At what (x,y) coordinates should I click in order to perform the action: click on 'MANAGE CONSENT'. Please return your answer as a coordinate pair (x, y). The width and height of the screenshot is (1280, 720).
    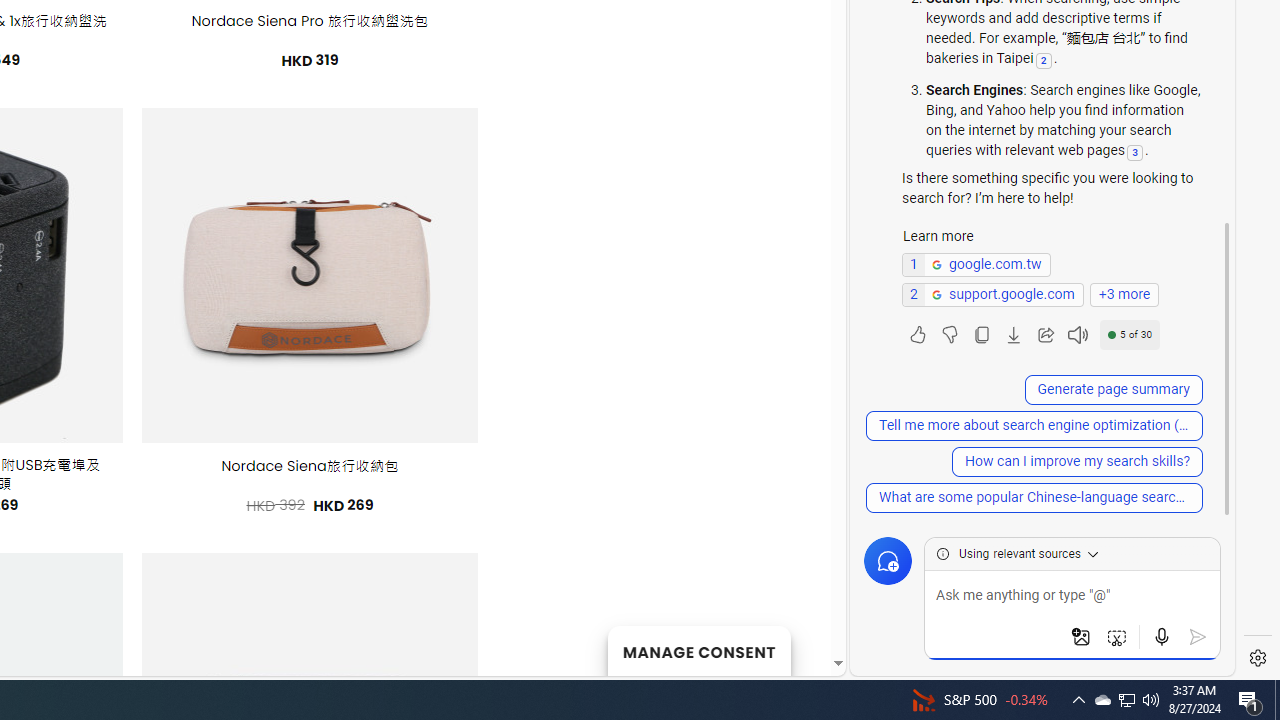
    Looking at the image, I should click on (698, 650).